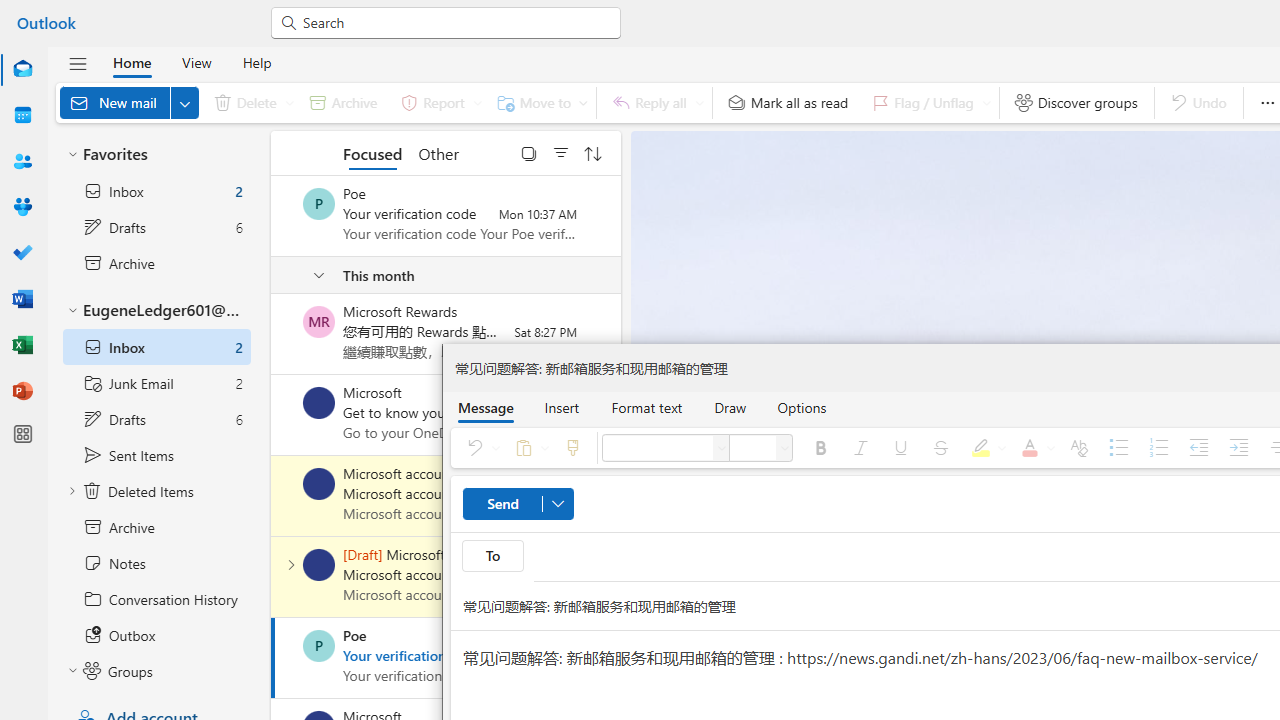 The width and height of the screenshot is (1280, 720). Describe the element at coordinates (560, 152) in the screenshot. I see `'Filter'` at that location.